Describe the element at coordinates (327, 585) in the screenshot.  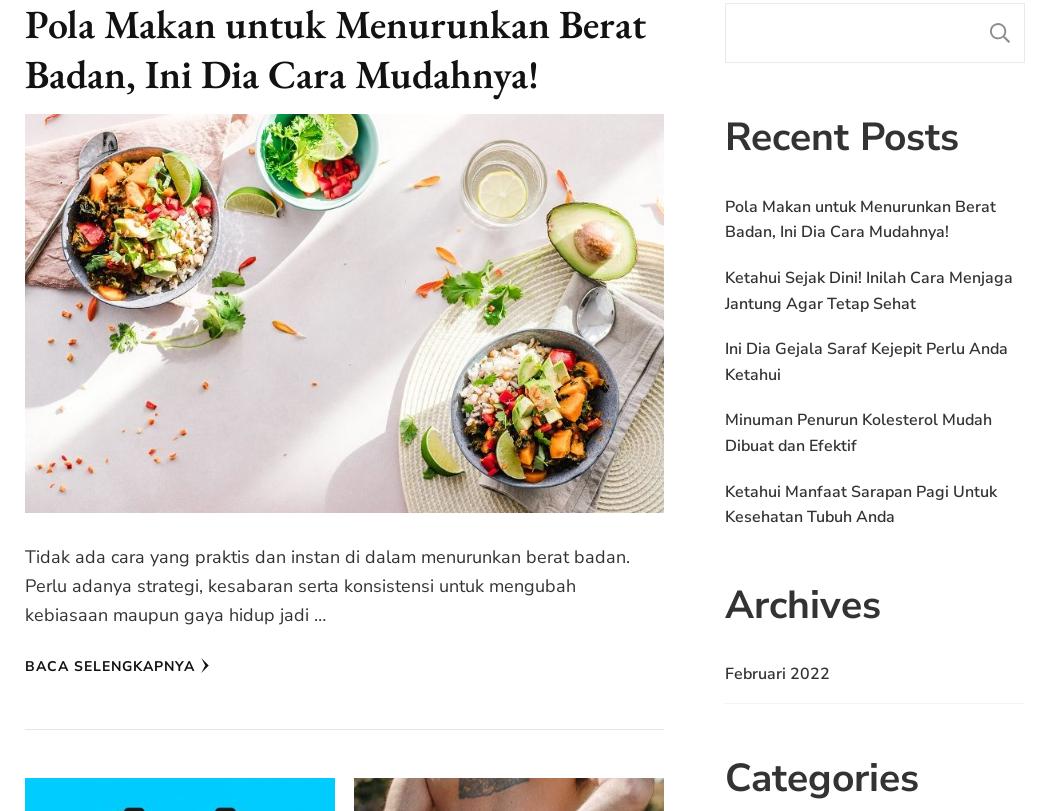
I see `'Tidak ada cara yang praktis dan instan di dalam menurunkan berat badan. Perlu adanya strategi, kesabaran serta konsistensi untuk mengubah kebiasaan maupun gaya hidup jadi …'` at that location.